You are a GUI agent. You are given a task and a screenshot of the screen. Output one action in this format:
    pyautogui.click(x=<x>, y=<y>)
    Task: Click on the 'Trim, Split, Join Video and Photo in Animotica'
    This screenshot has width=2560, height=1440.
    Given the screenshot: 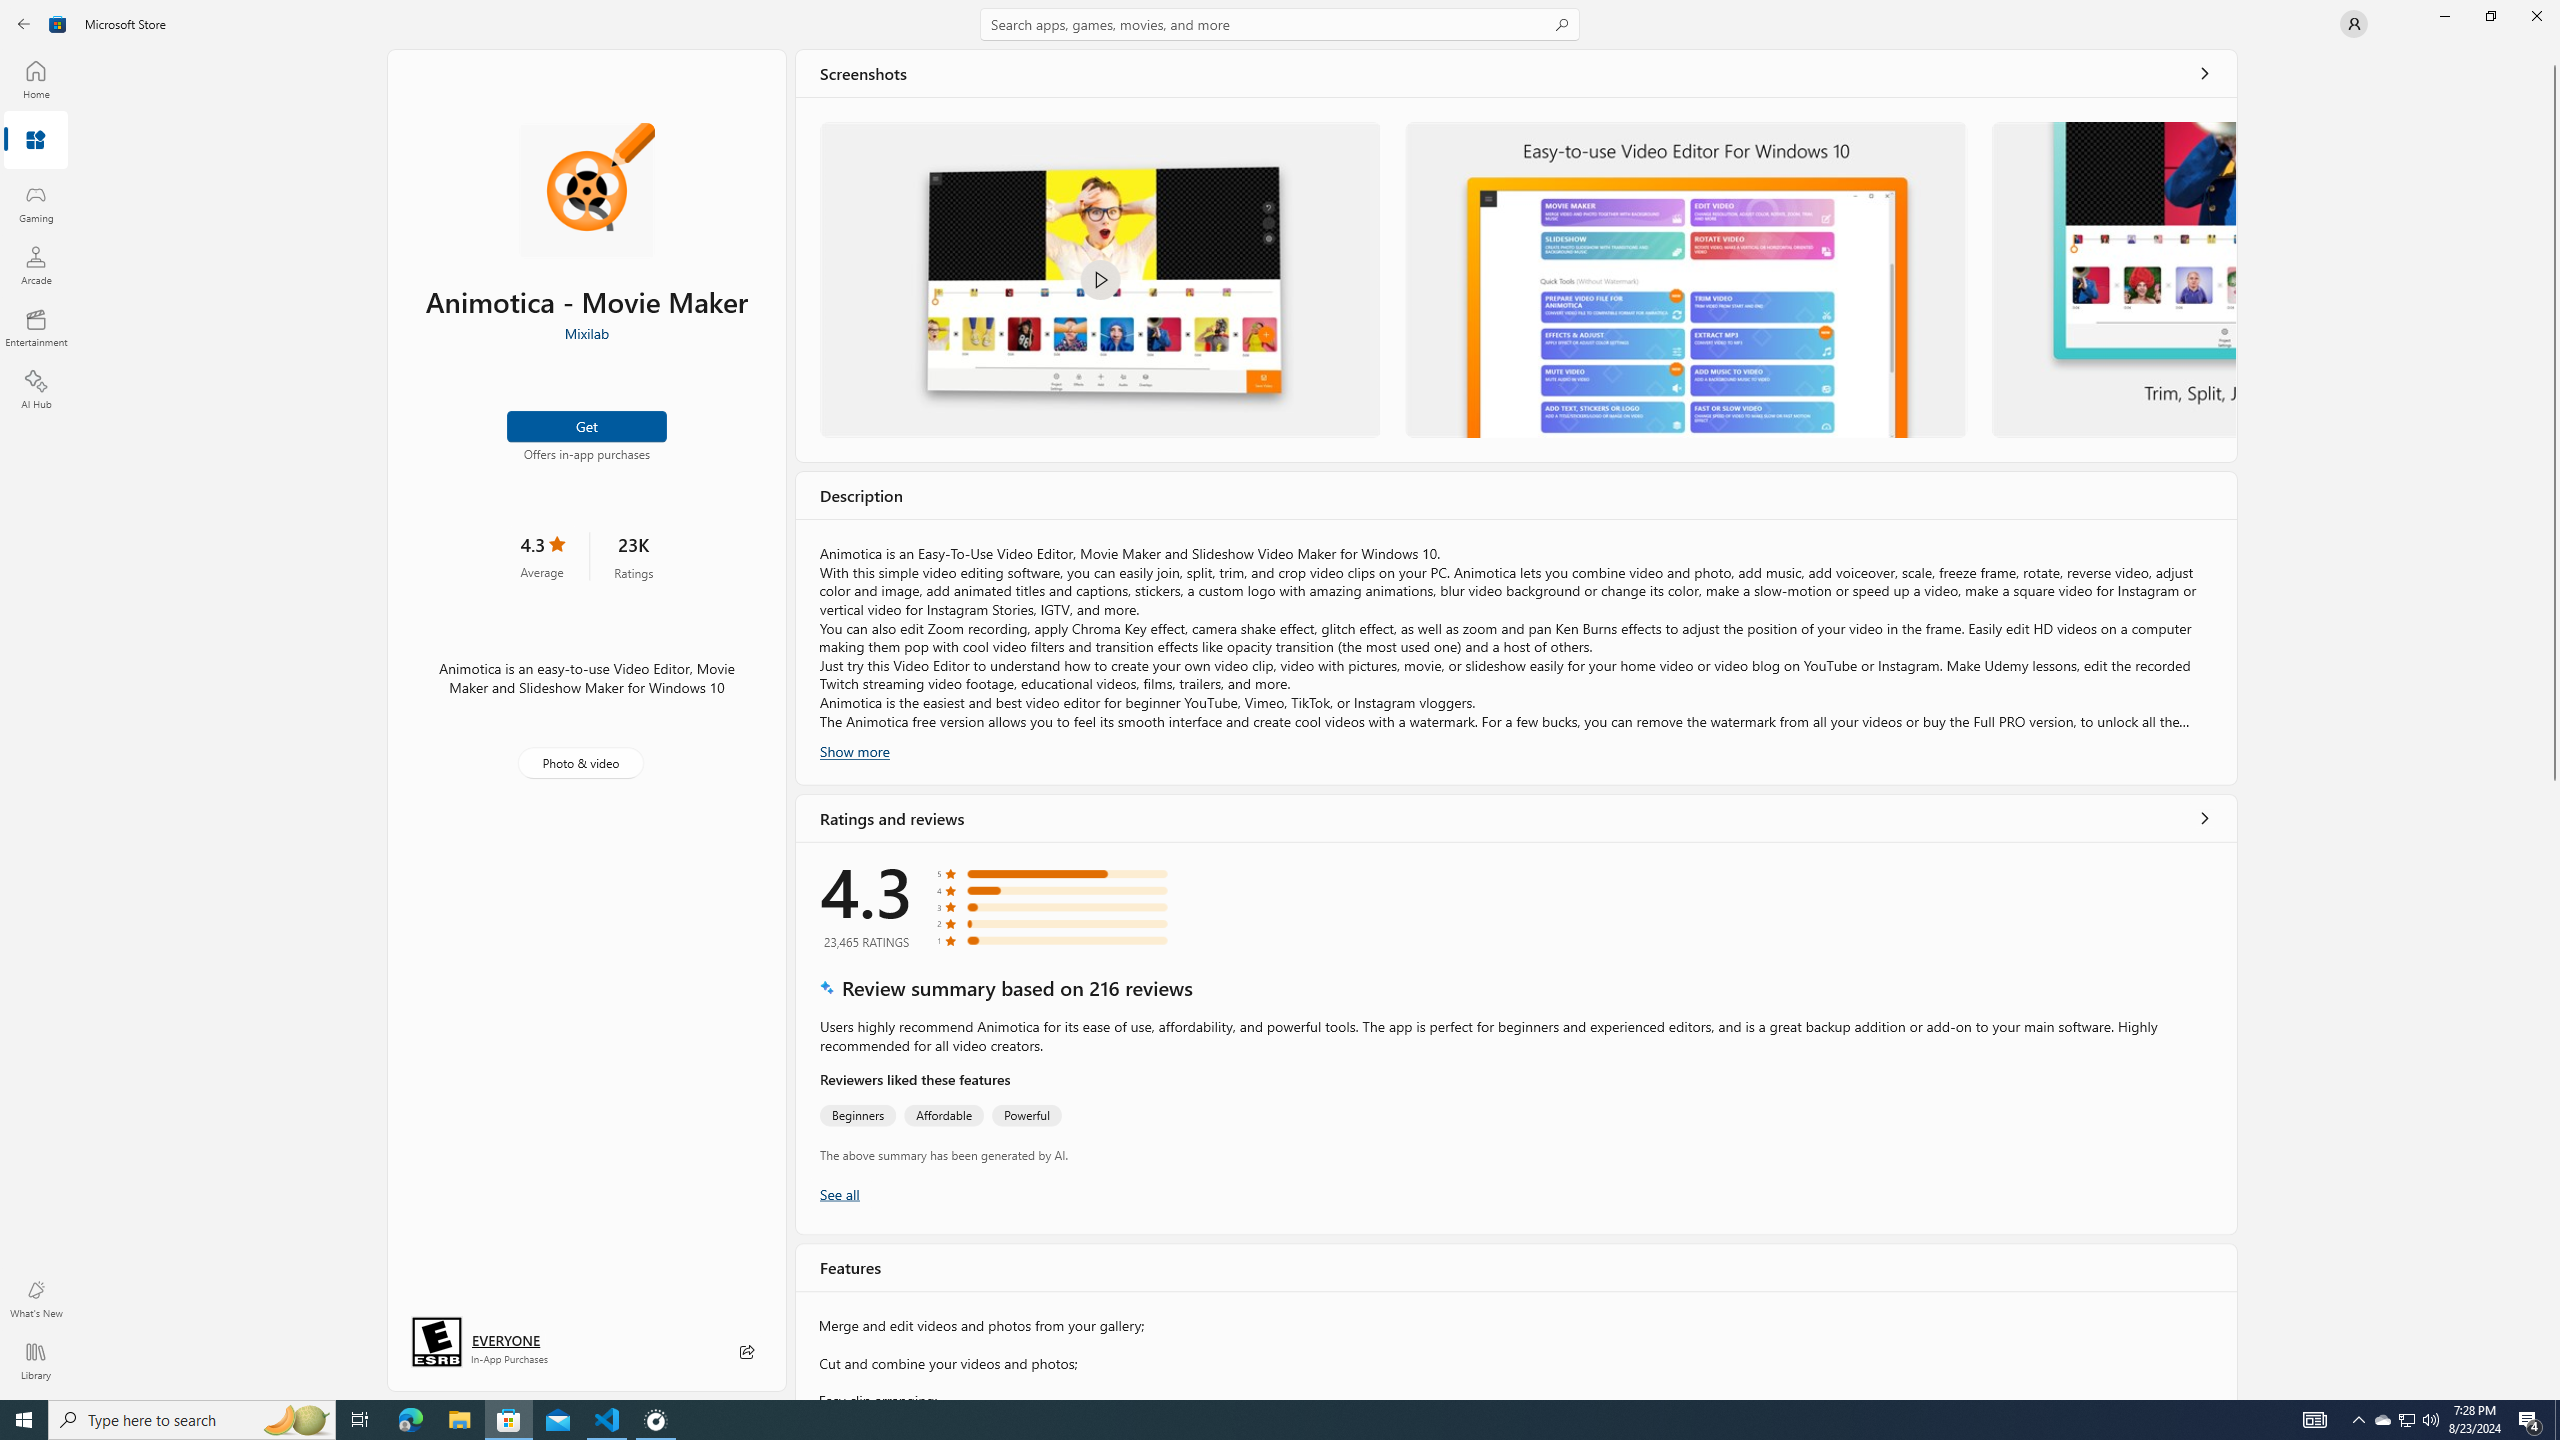 What is the action you would take?
    pyautogui.click(x=2112, y=279)
    